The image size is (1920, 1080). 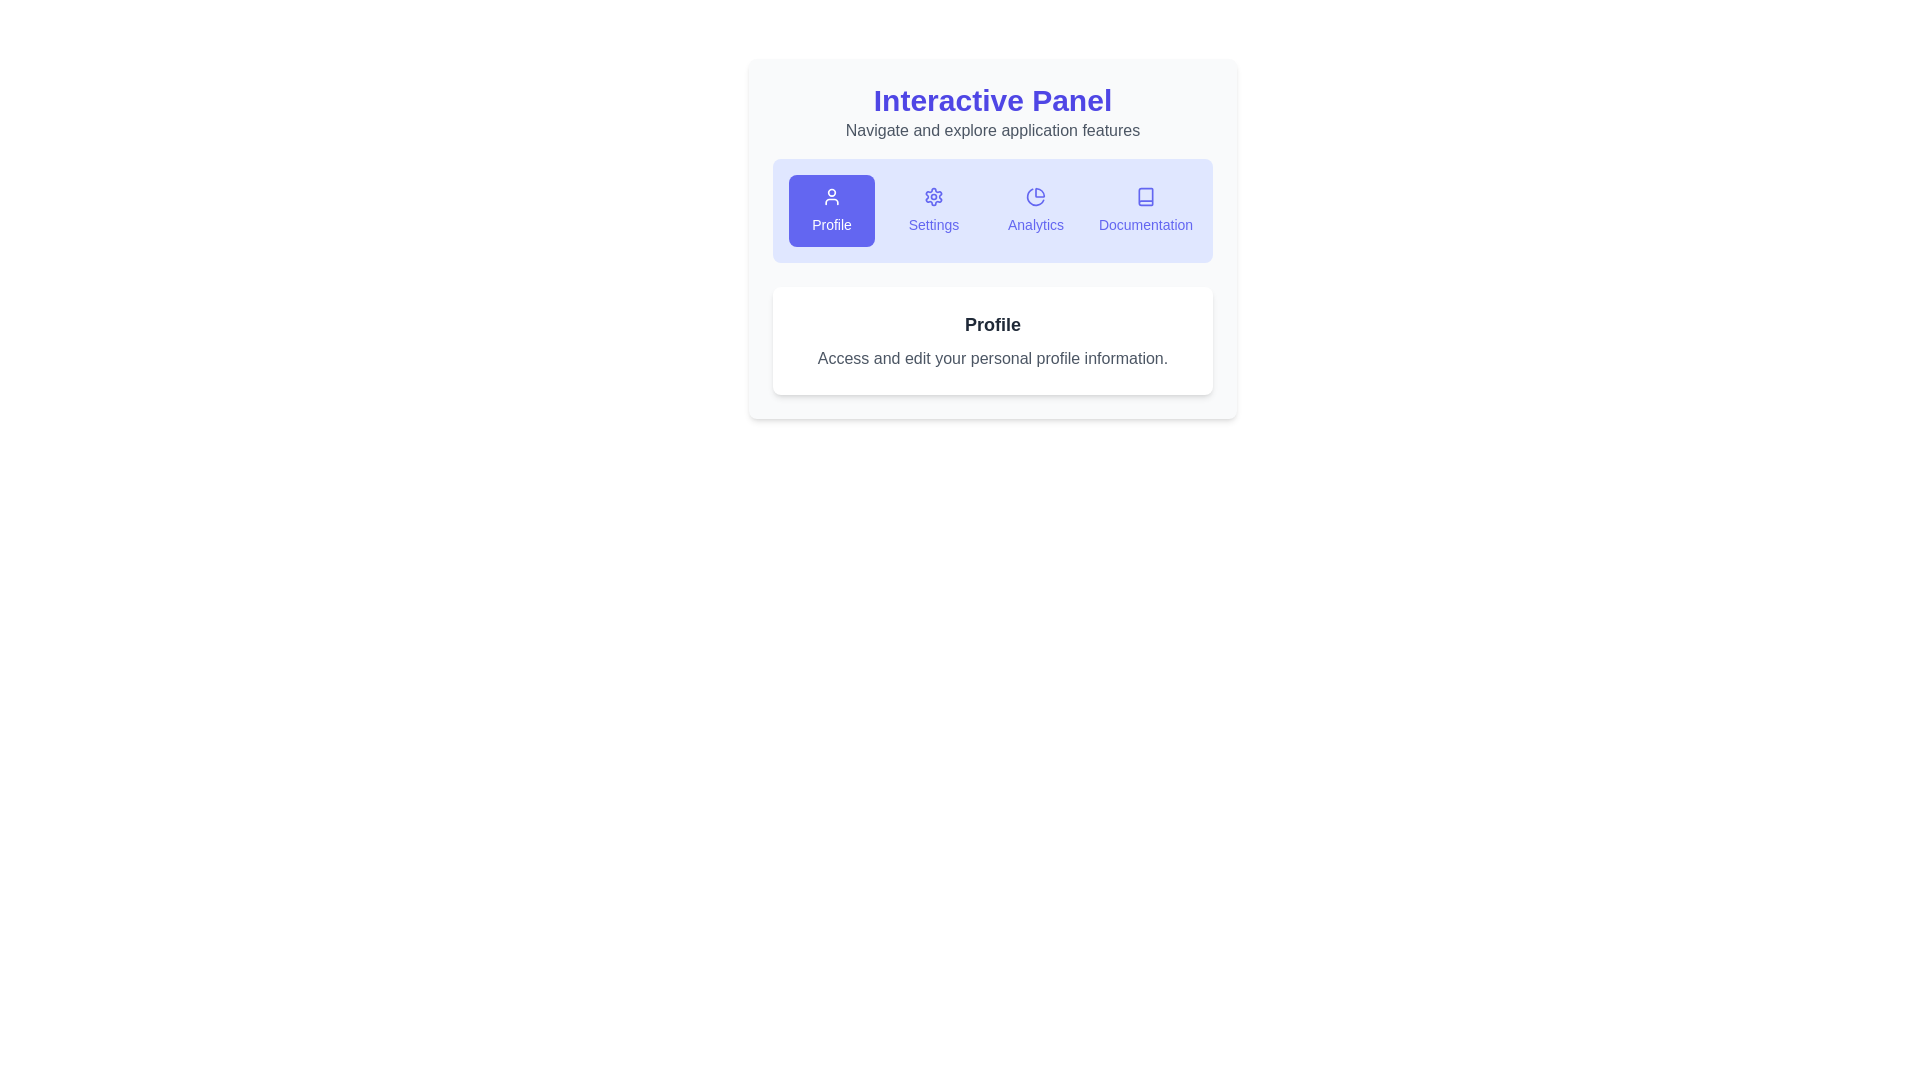 What do you see at coordinates (1036, 196) in the screenshot?
I see `the analytics icon located within the 'Analytics' button, which is the third button from the left in the top row of the 'Interactive Panel'` at bounding box center [1036, 196].